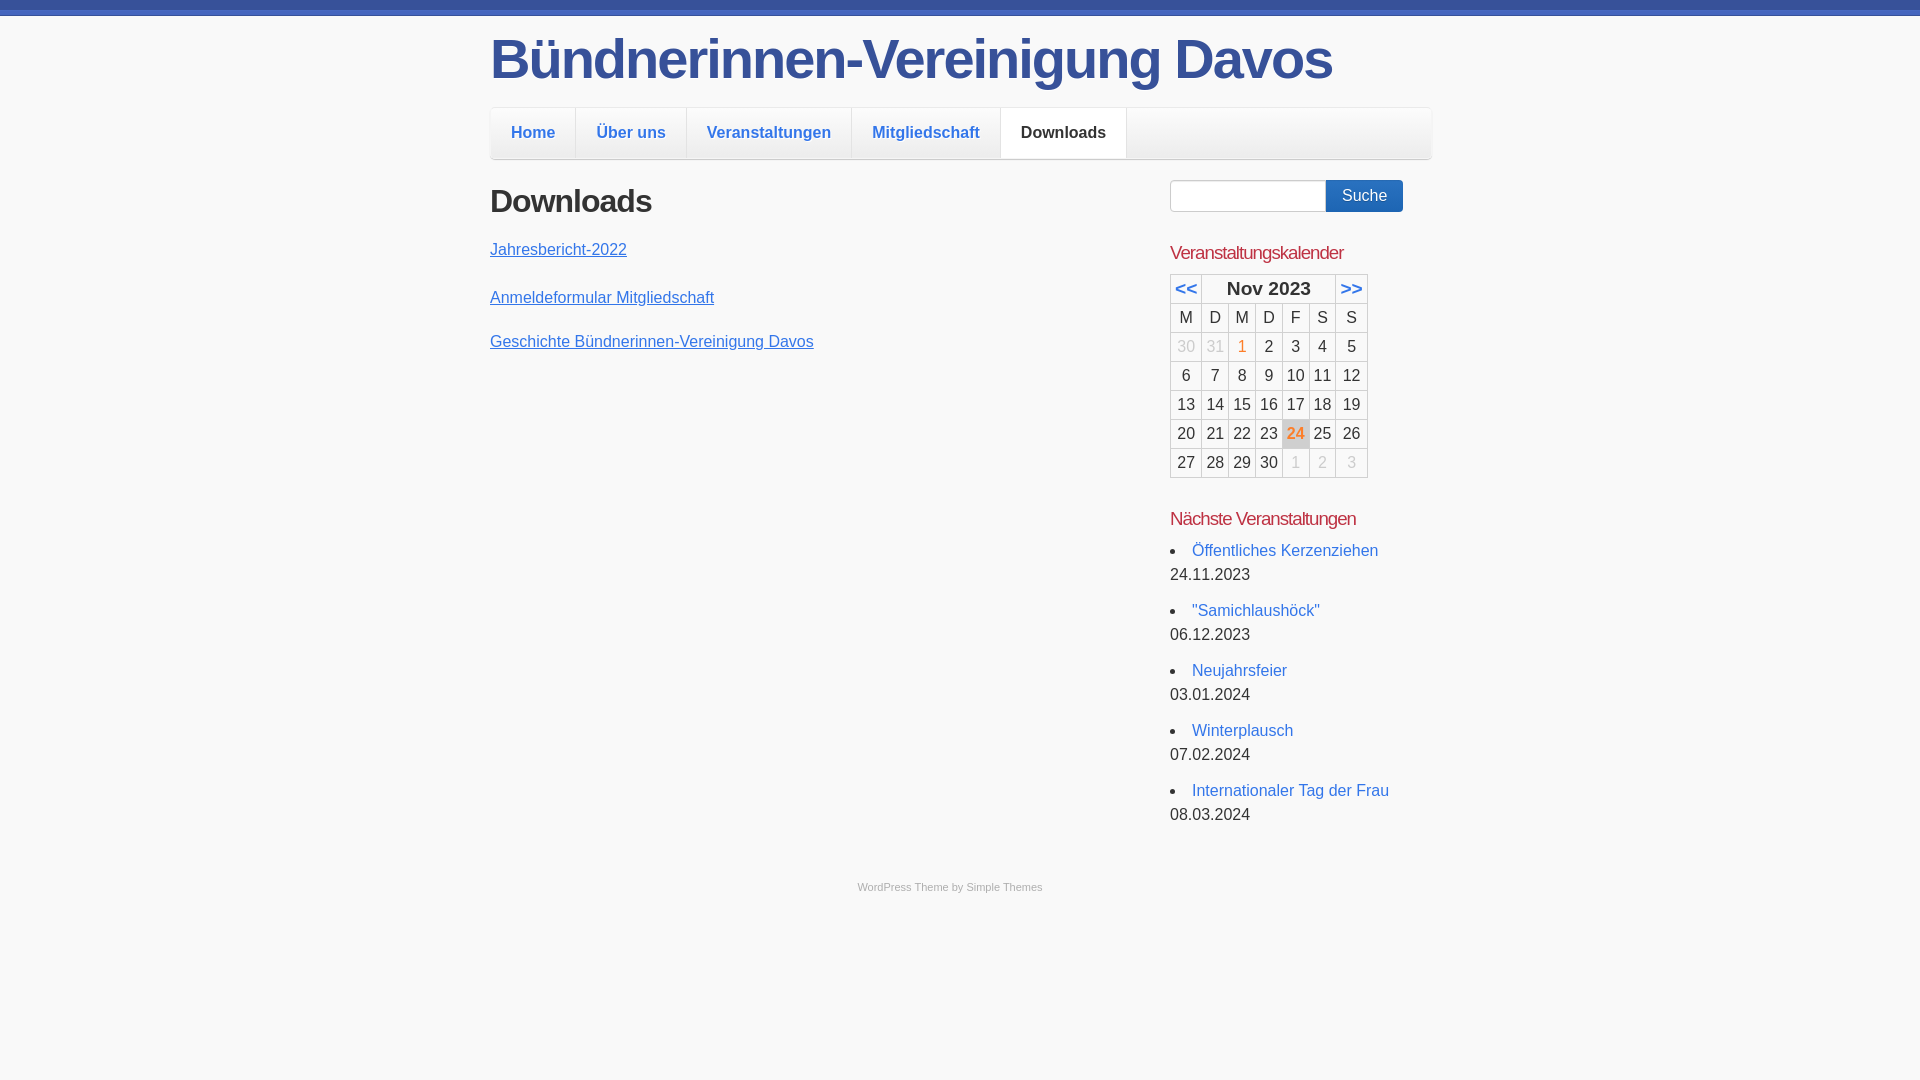  Describe the element at coordinates (1185, 288) in the screenshot. I see `'<<'` at that location.